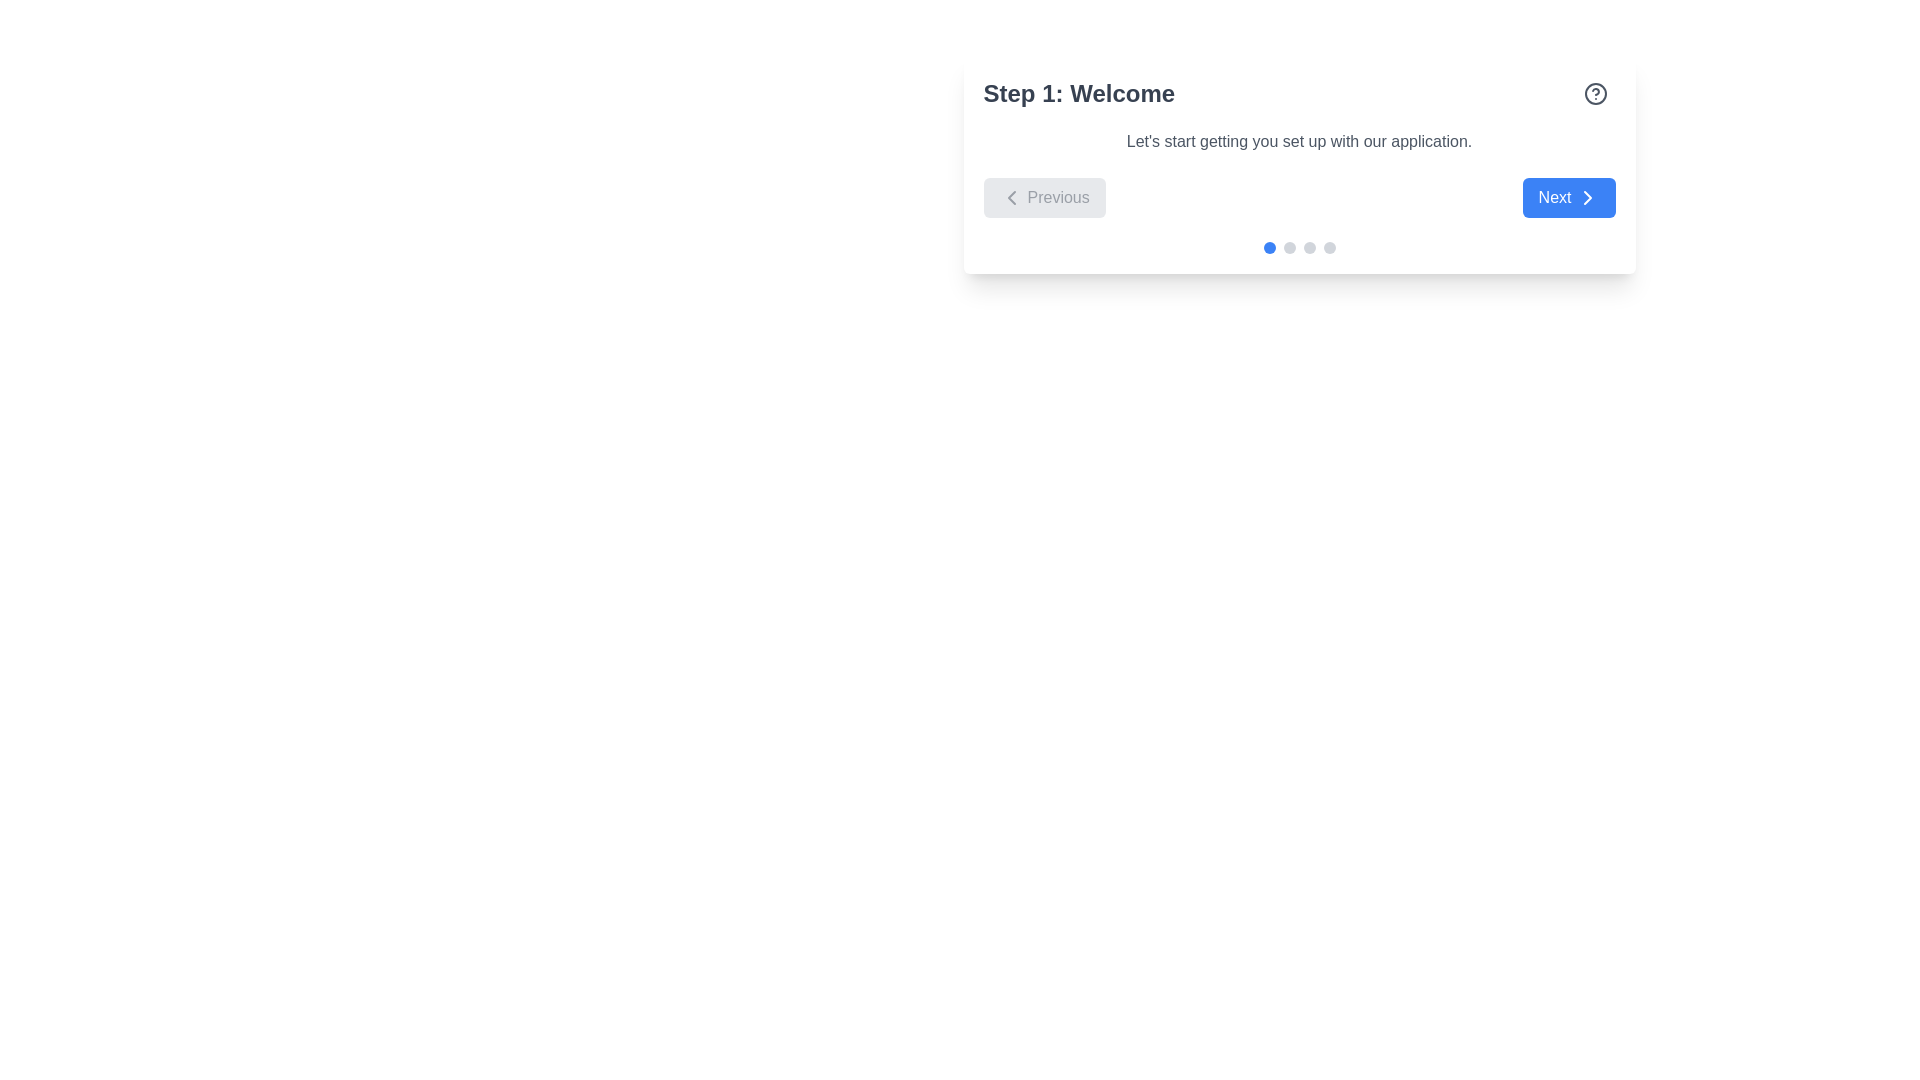  Describe the element at coordinates (1309, 246) in the screenshot. I see `the visual state of the third indicator dot in a navigation tracker, which is currently unselected or inactive` at that location.